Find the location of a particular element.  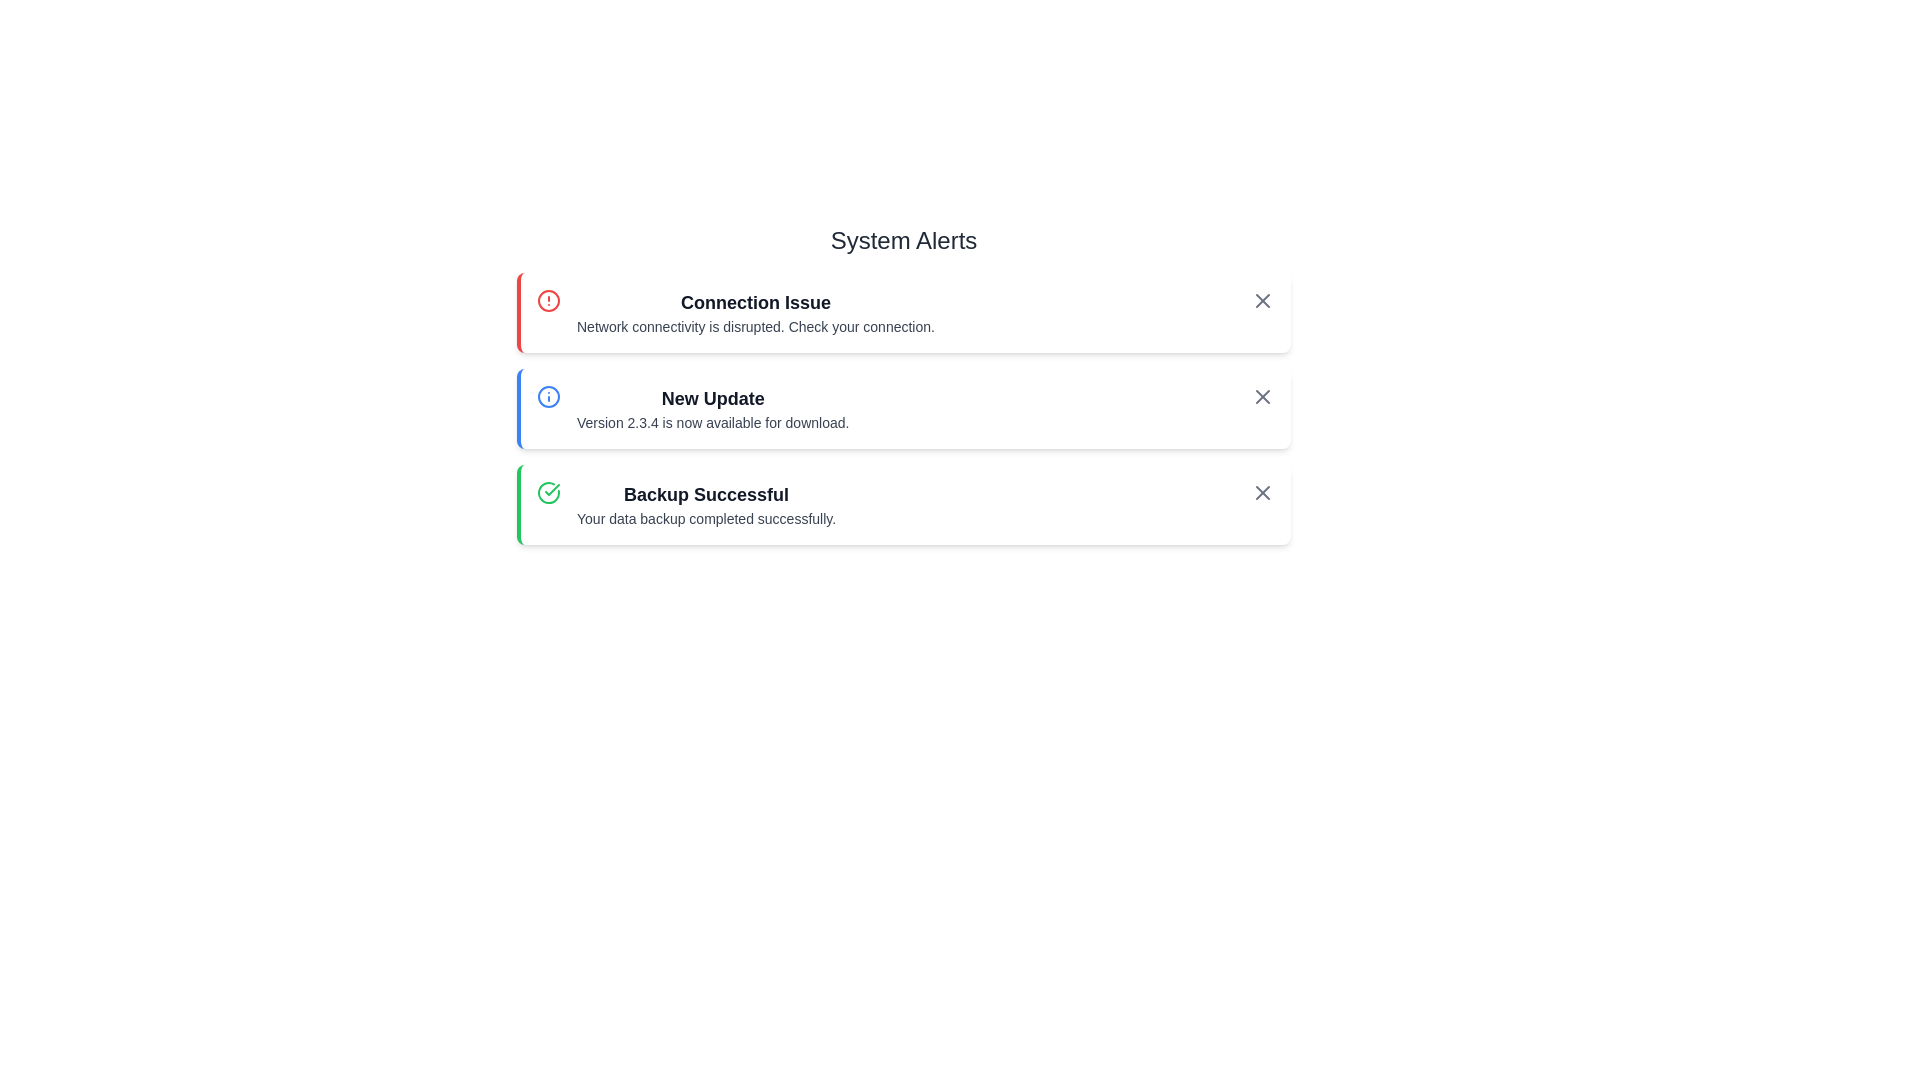

the text block displaying 'Backup Successful' and 'Your data backup completed successfully', located in the bottom alert box, horizontally centered and adjacent to a green check icon is located at coordinates (706, 504).